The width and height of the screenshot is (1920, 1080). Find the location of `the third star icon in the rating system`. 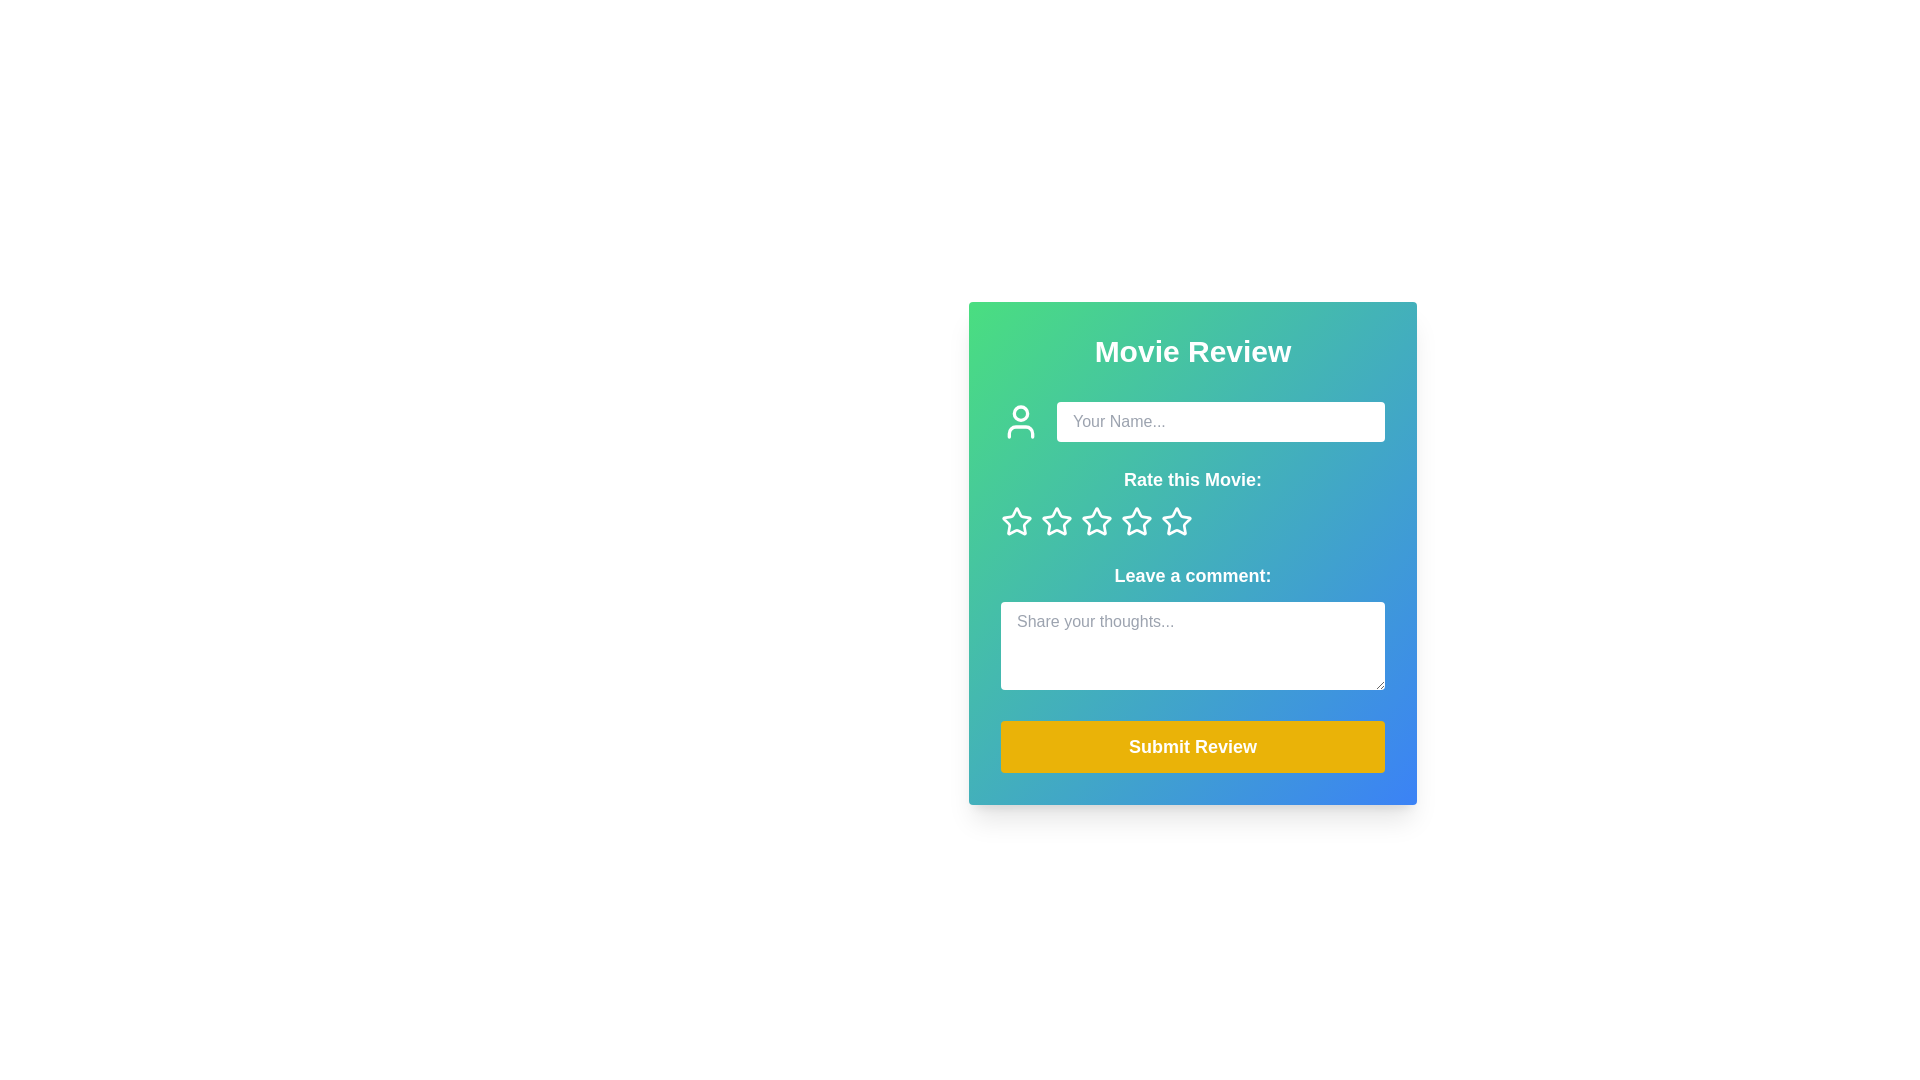

the third star icon in the rating system is located at coordinates (1137, 520).